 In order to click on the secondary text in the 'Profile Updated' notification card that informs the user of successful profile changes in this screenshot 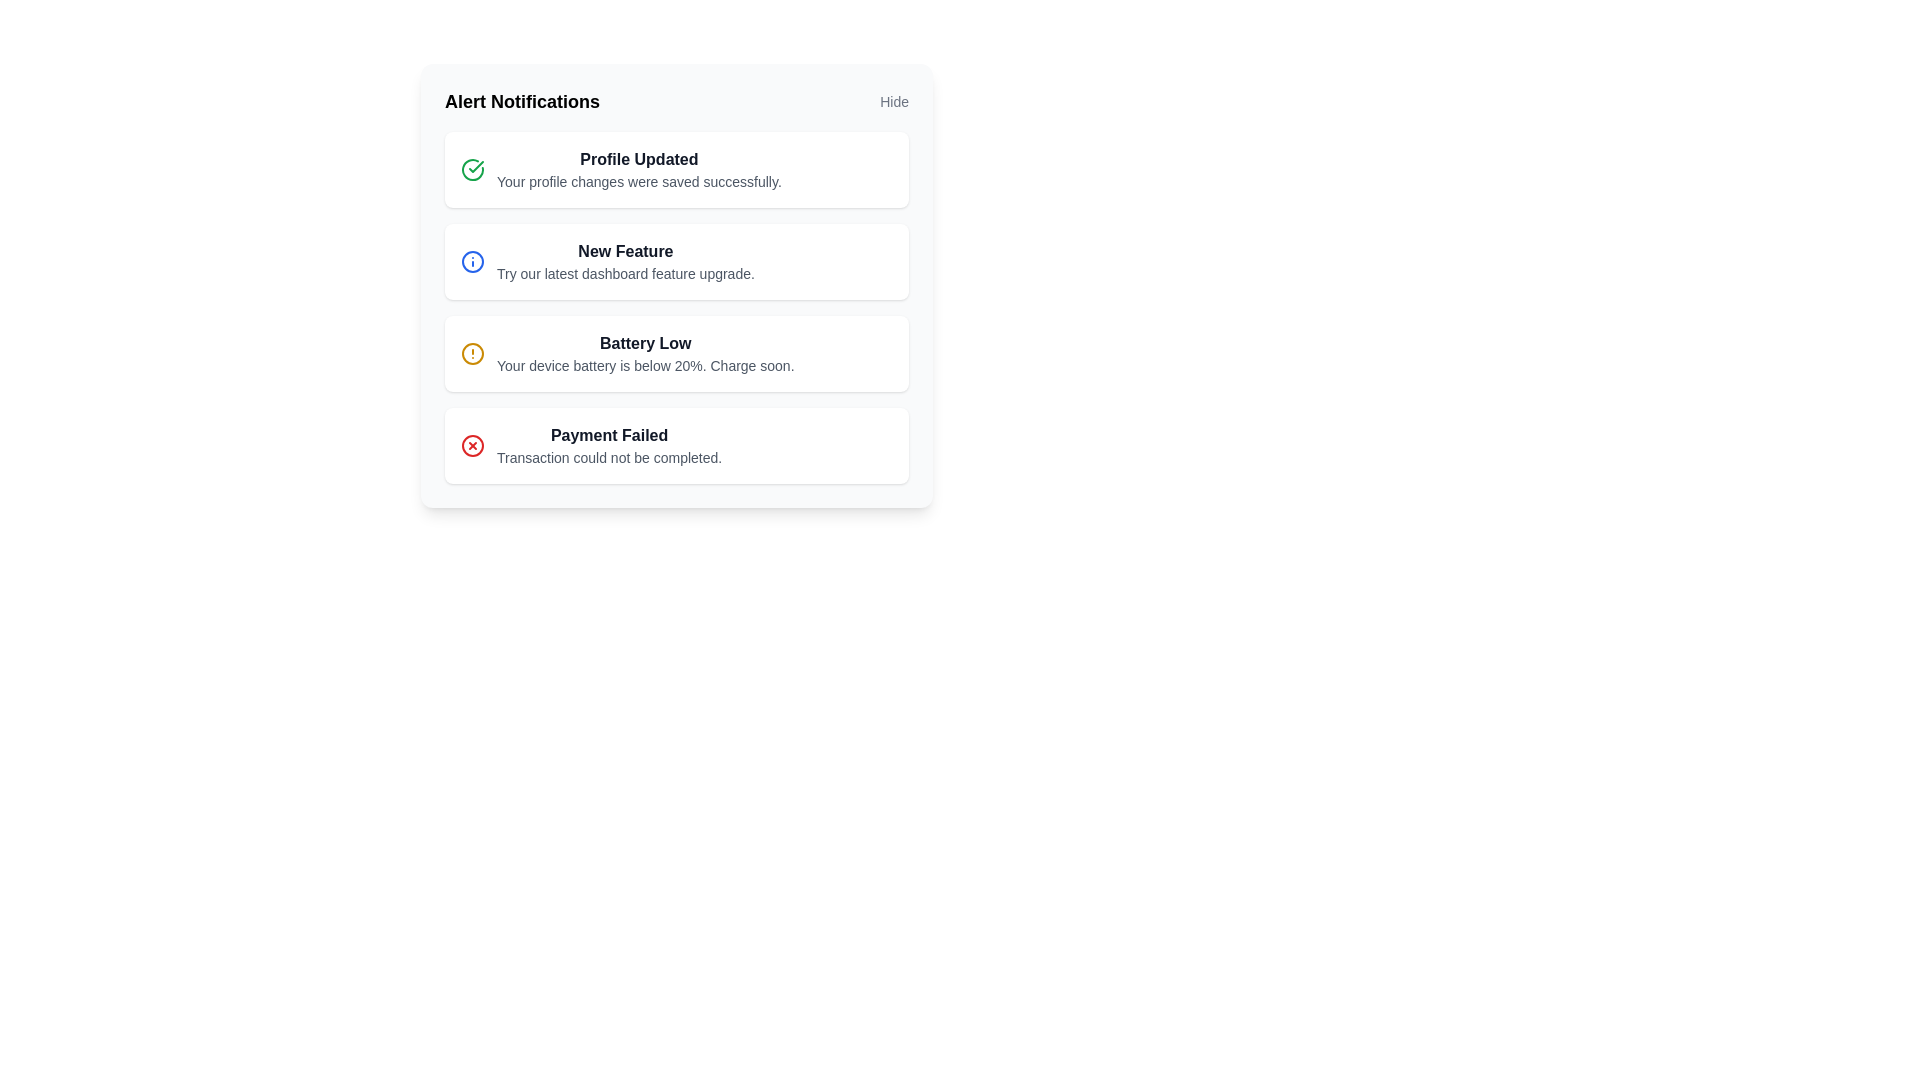, I will do `click(638, 181)`.